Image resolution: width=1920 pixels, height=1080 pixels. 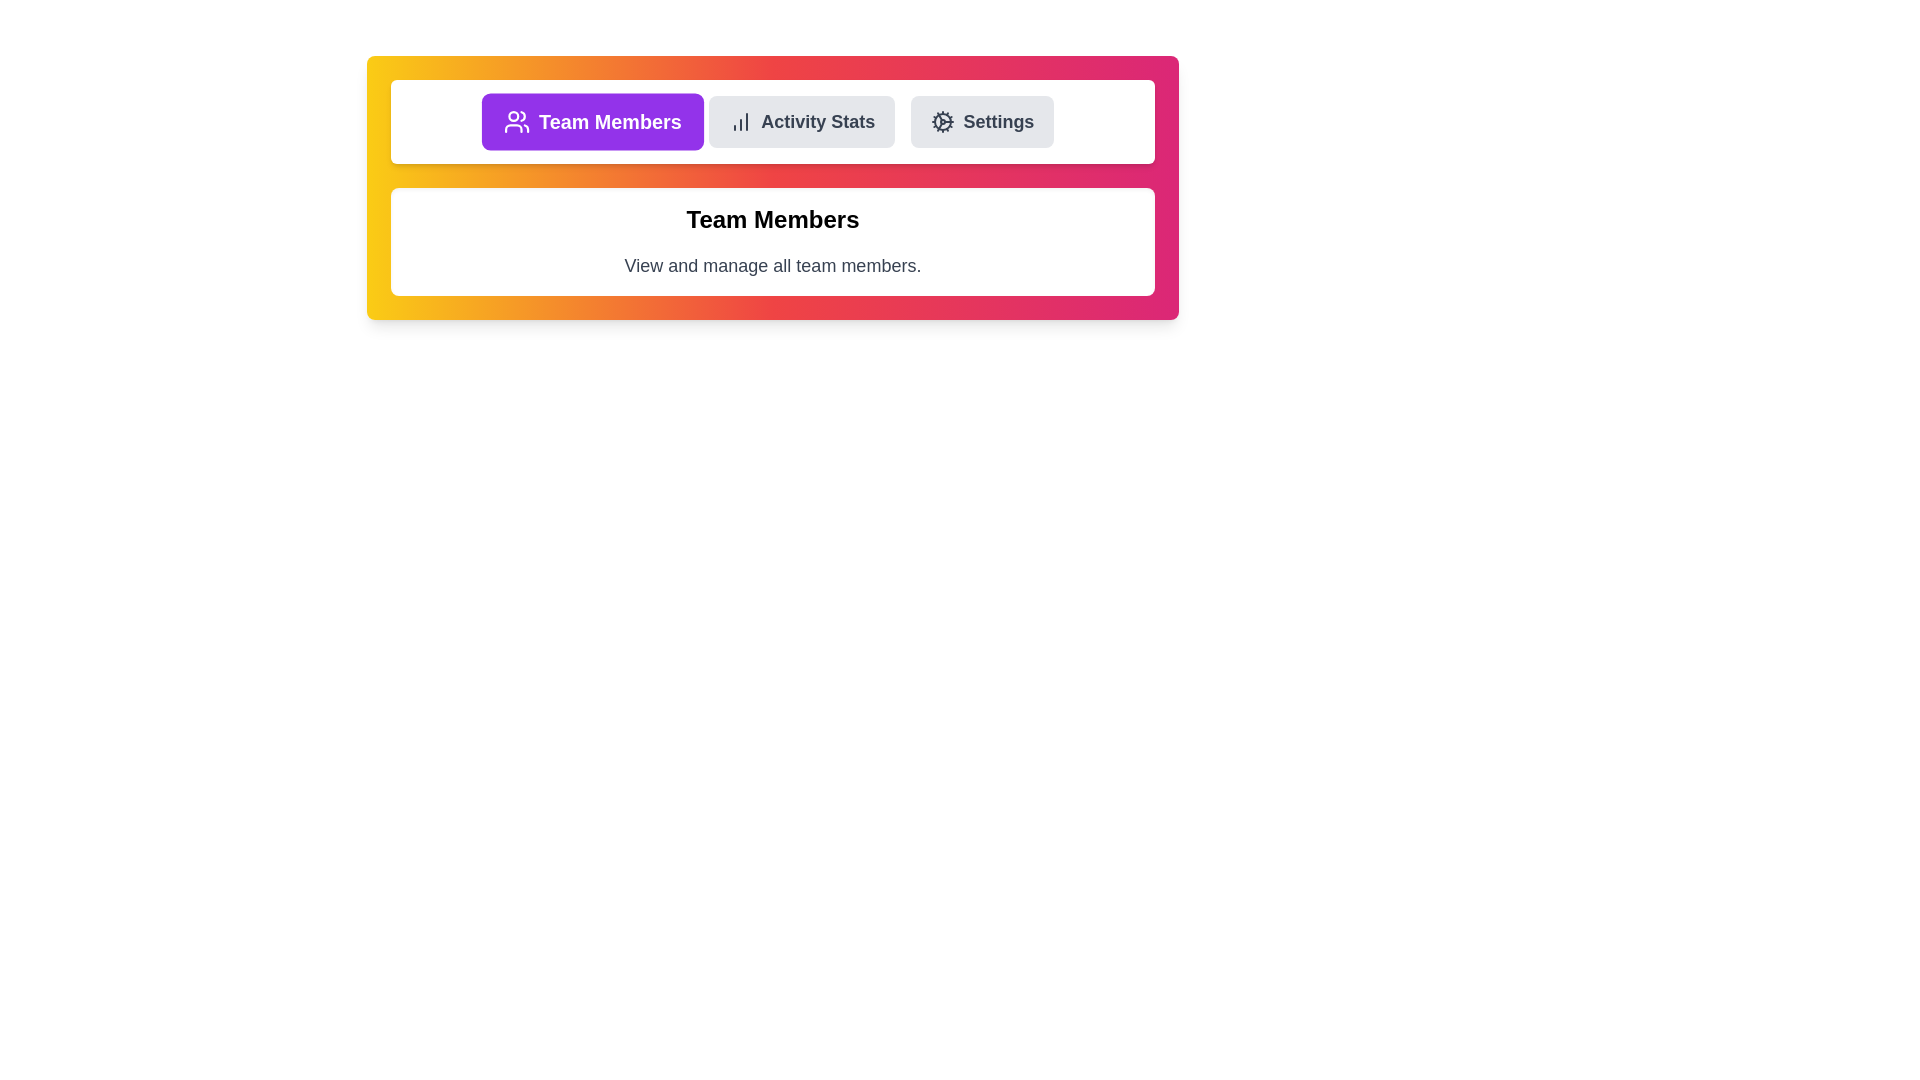 What do you see at coordinates (802, 122) in the screenshot?
I see `the tab labeled Activity Stats` at bounding box center [802, 122].